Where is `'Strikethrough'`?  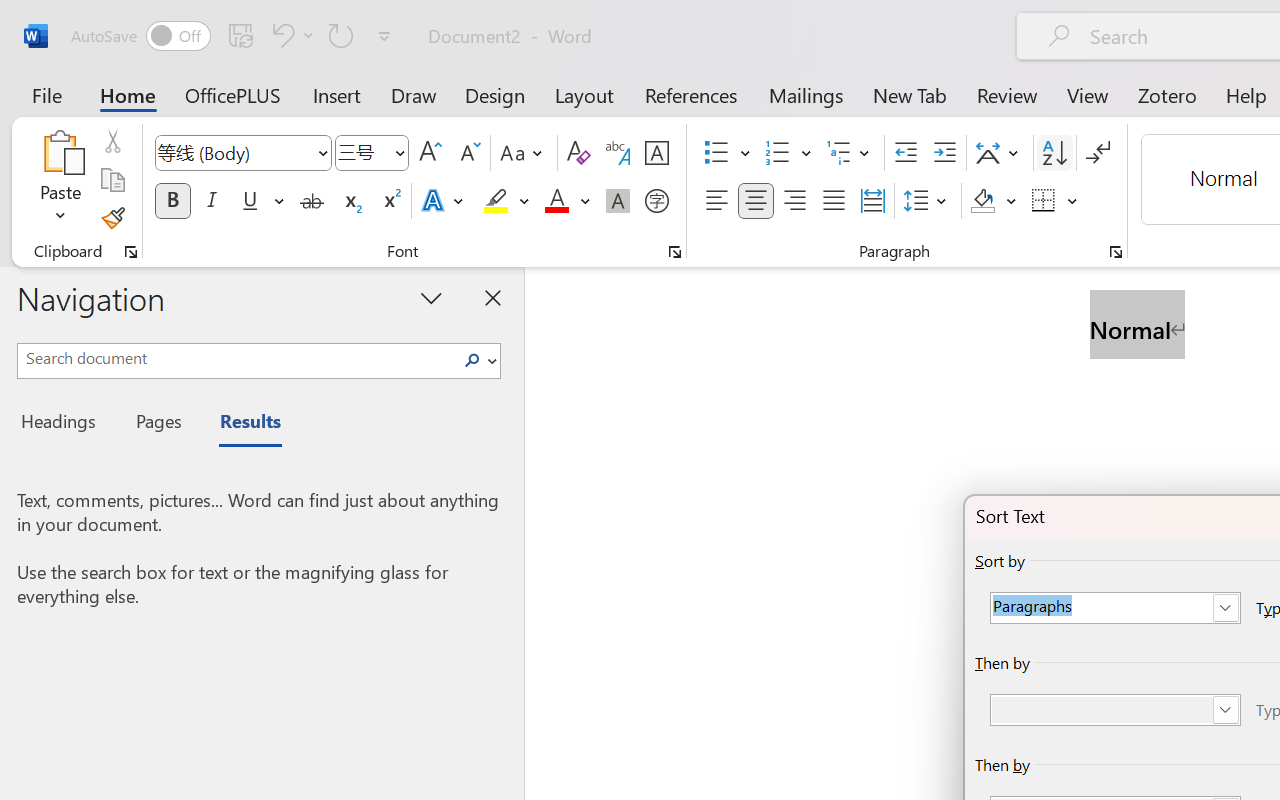
'Strikethrough' is located at coordinates (311, 201).